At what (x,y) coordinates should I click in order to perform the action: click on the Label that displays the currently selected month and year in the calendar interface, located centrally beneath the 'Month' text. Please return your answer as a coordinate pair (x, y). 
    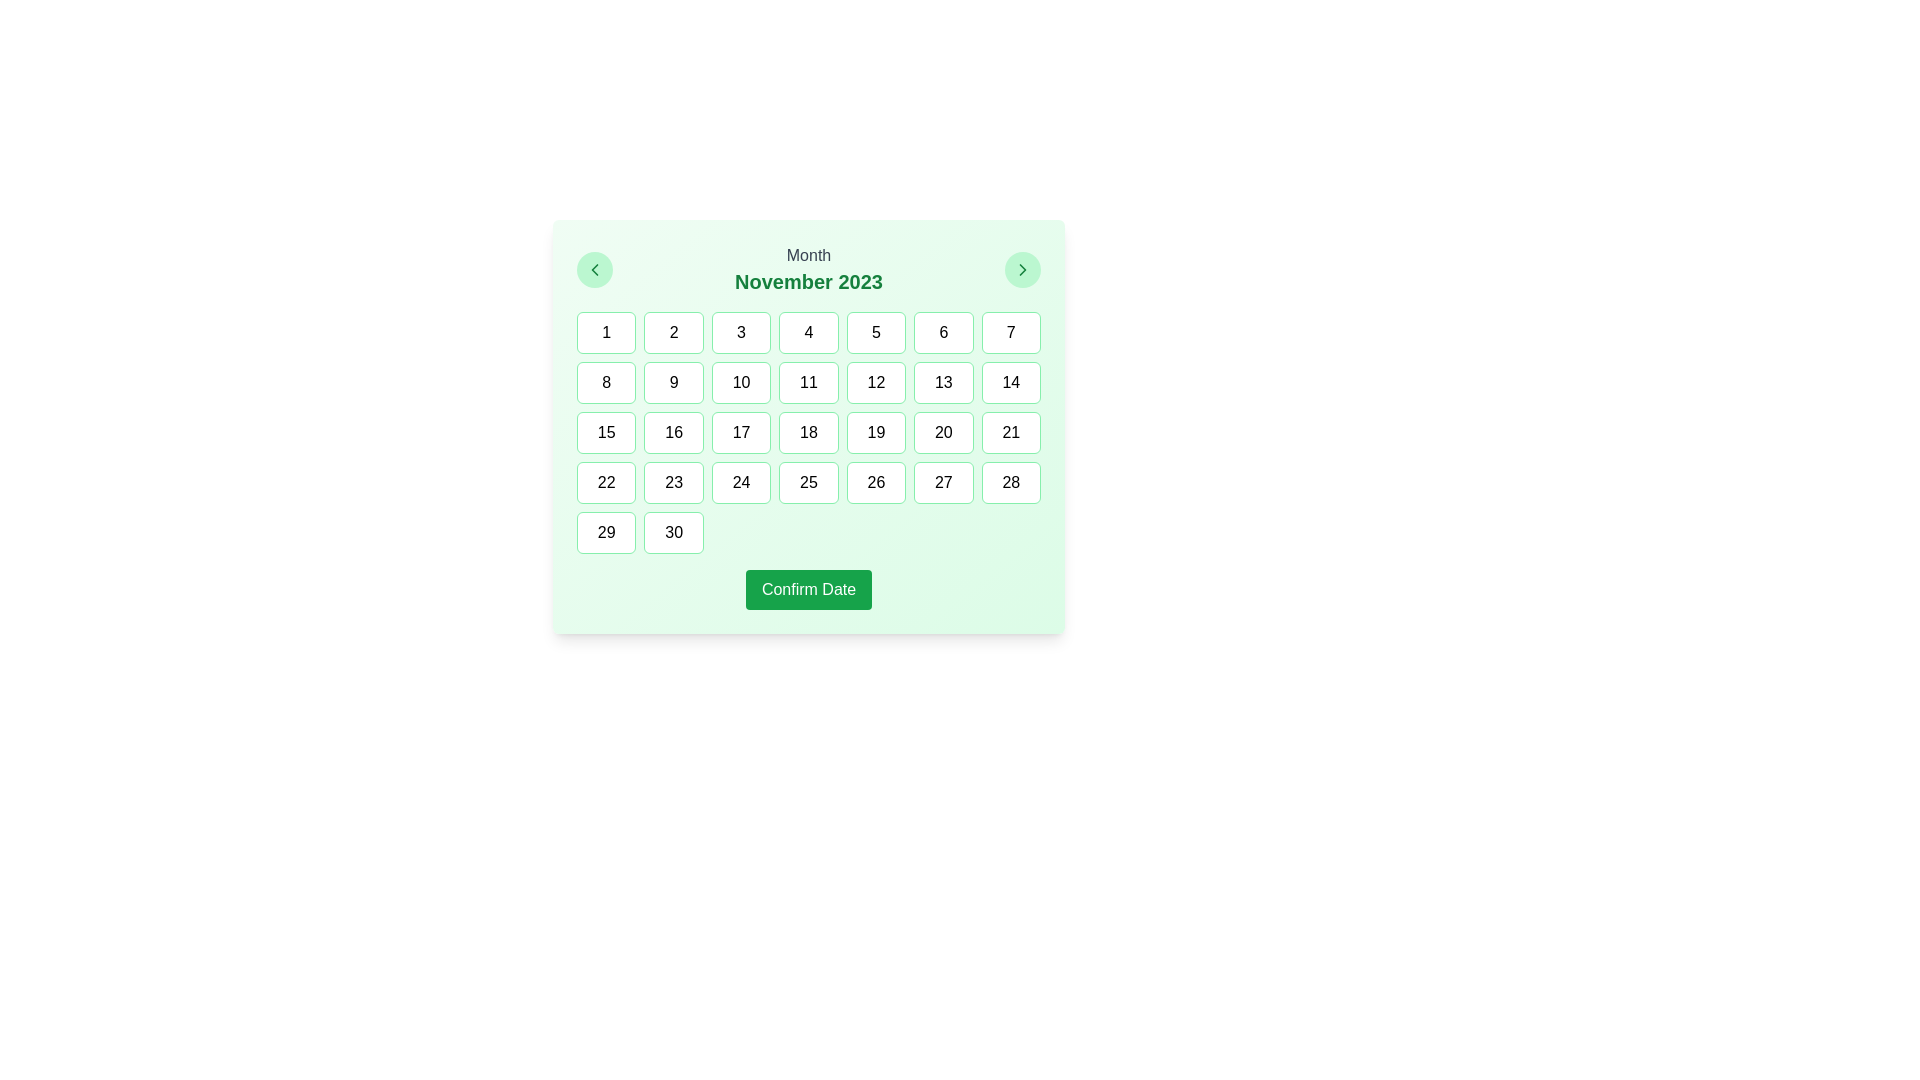
    Looking at the image, I should click on (809, 281).